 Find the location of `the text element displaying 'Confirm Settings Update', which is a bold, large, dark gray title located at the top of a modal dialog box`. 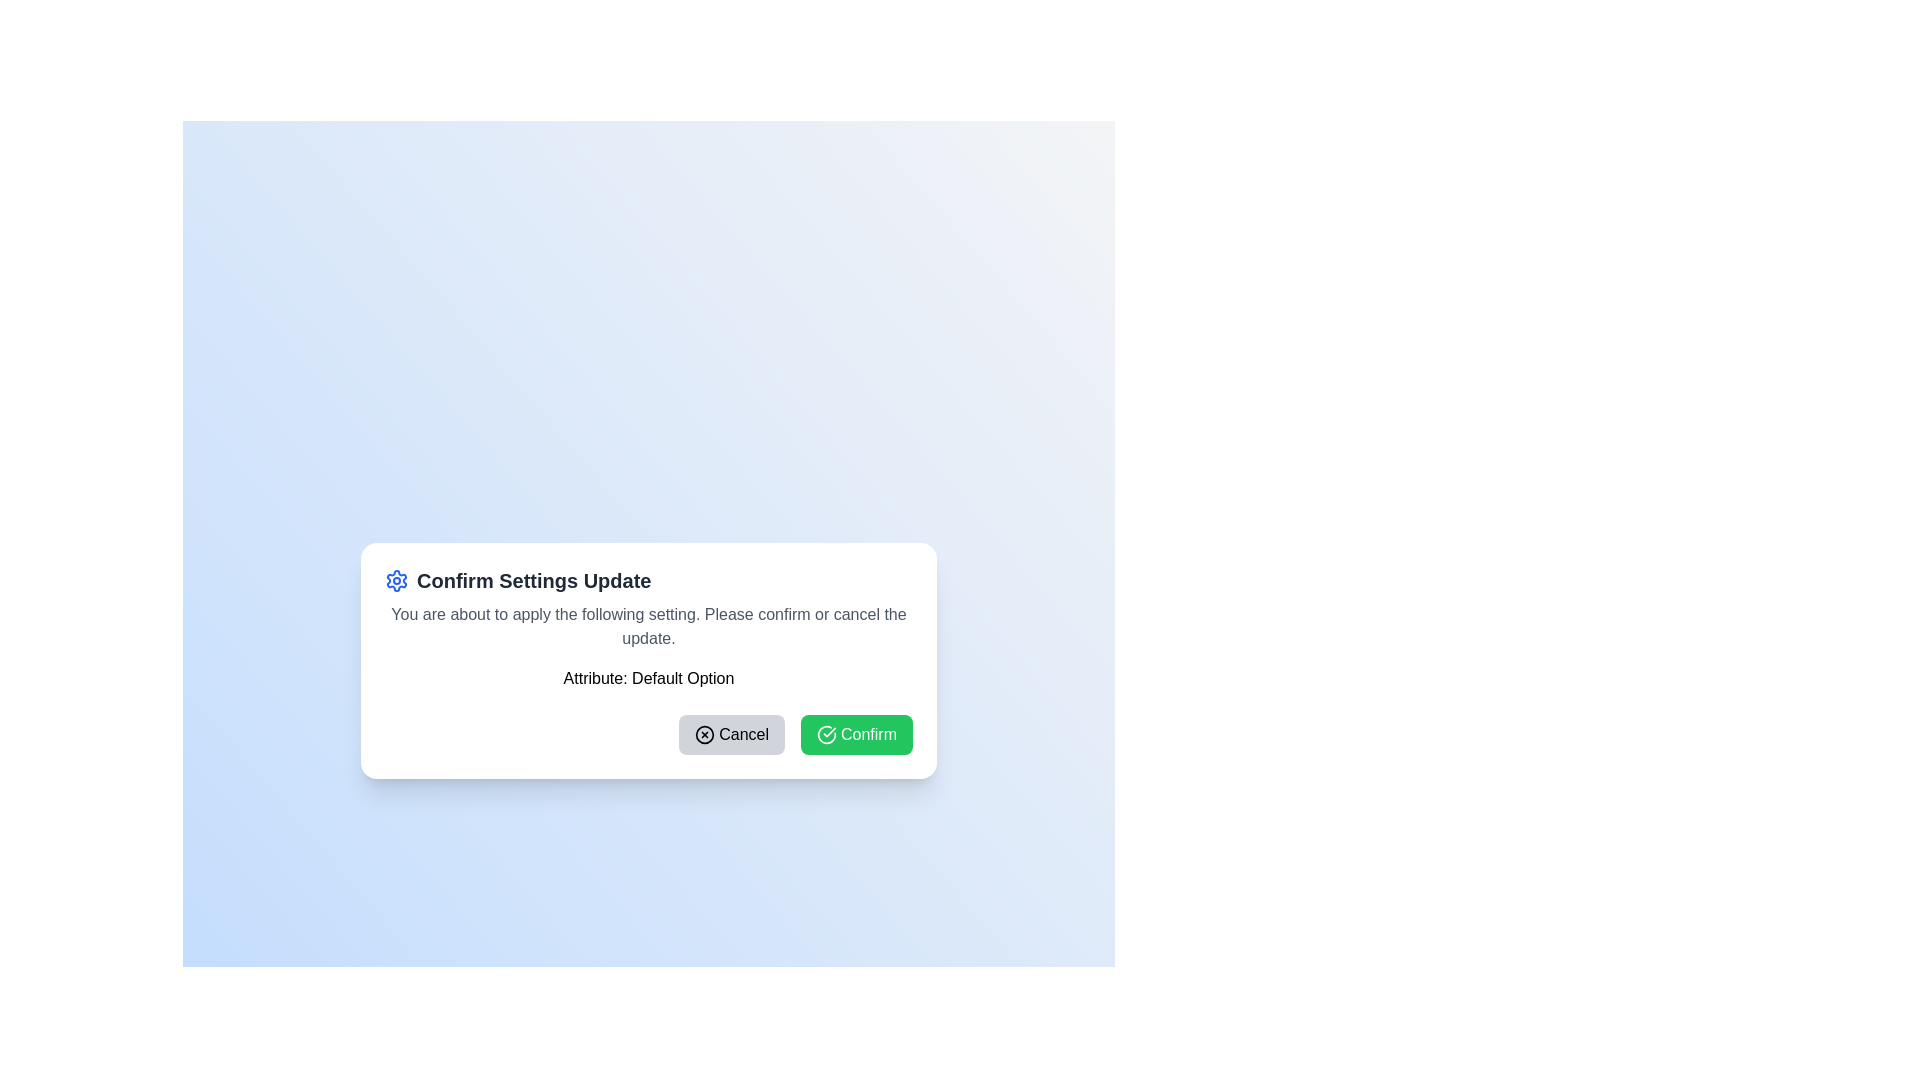

the text element displaying 'Confirm Settings Update', which is a bold, large, dark gray title located at the top of a modal dialog box is located at coordinates (534, 581).